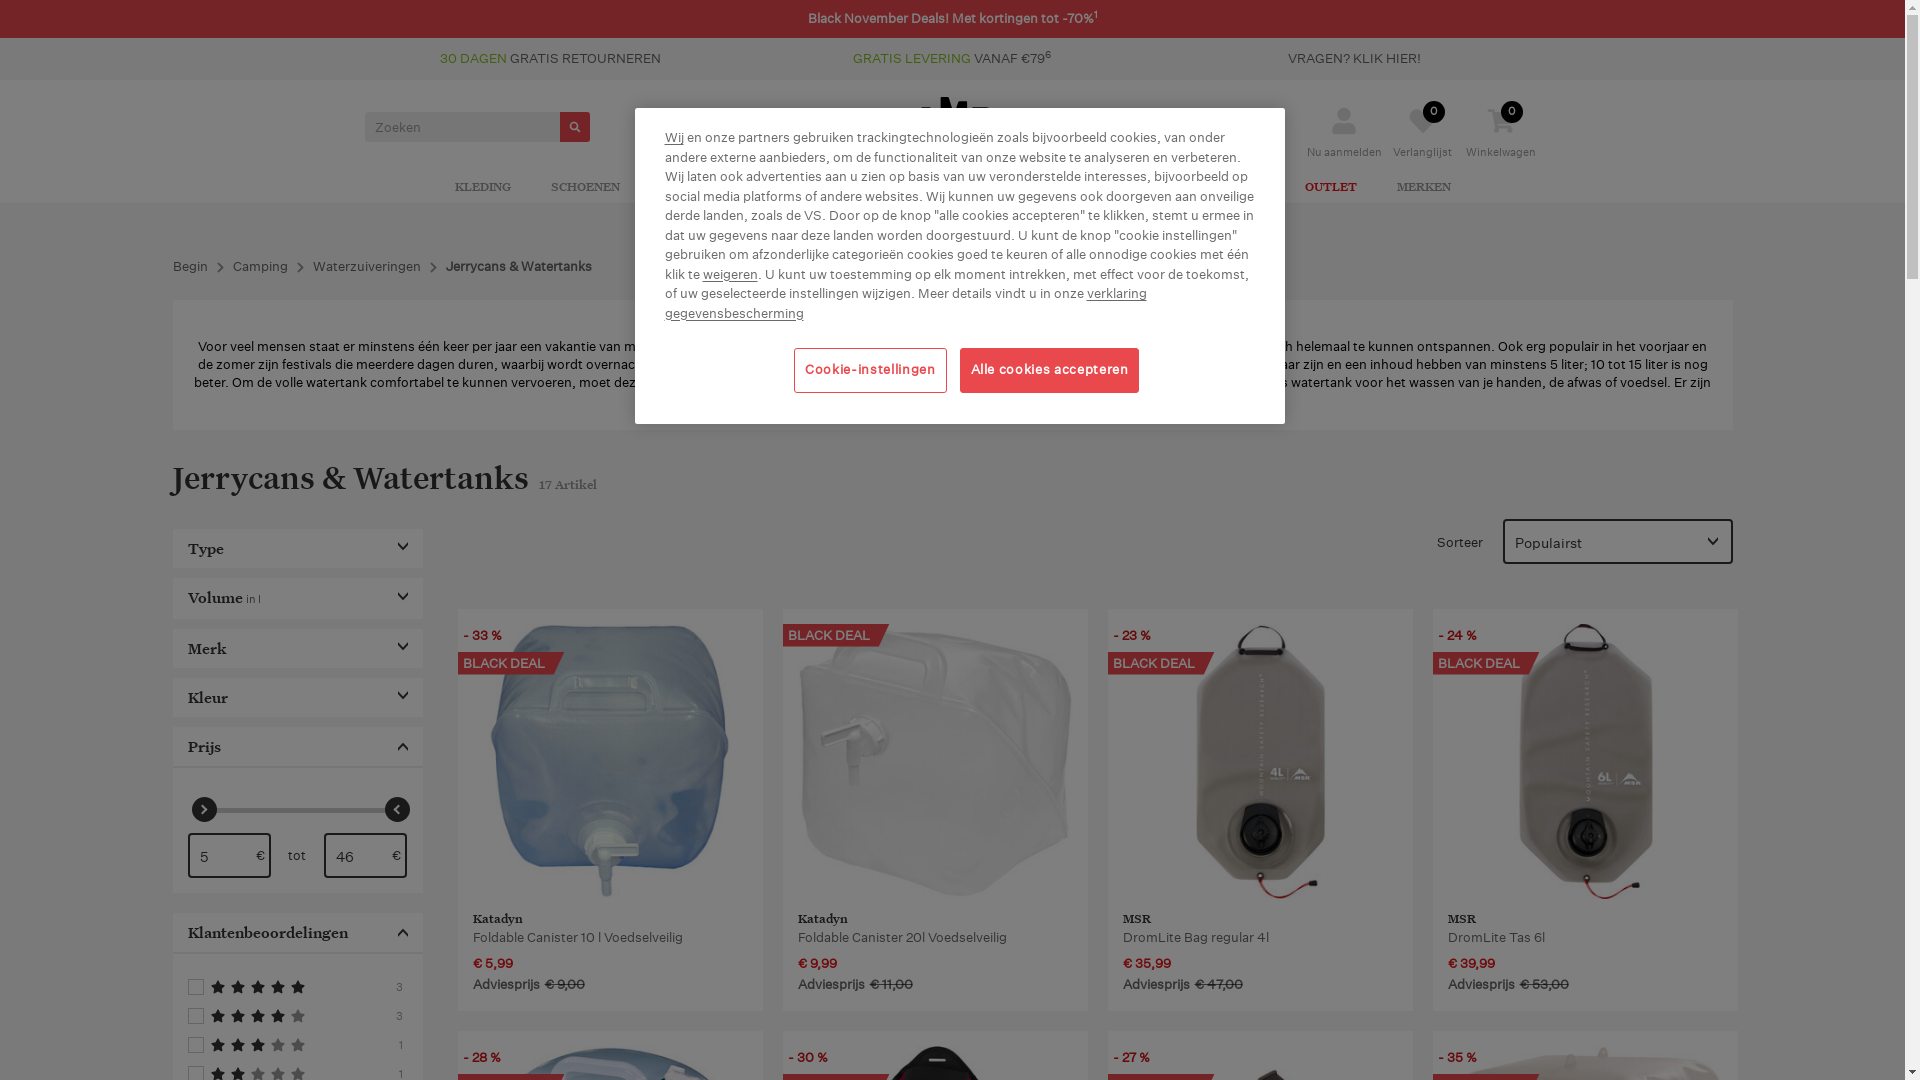  What do you see at coordinates (701, 274) in the screenshot?
I see `'weigeren'` at bounding box center [701, 274].